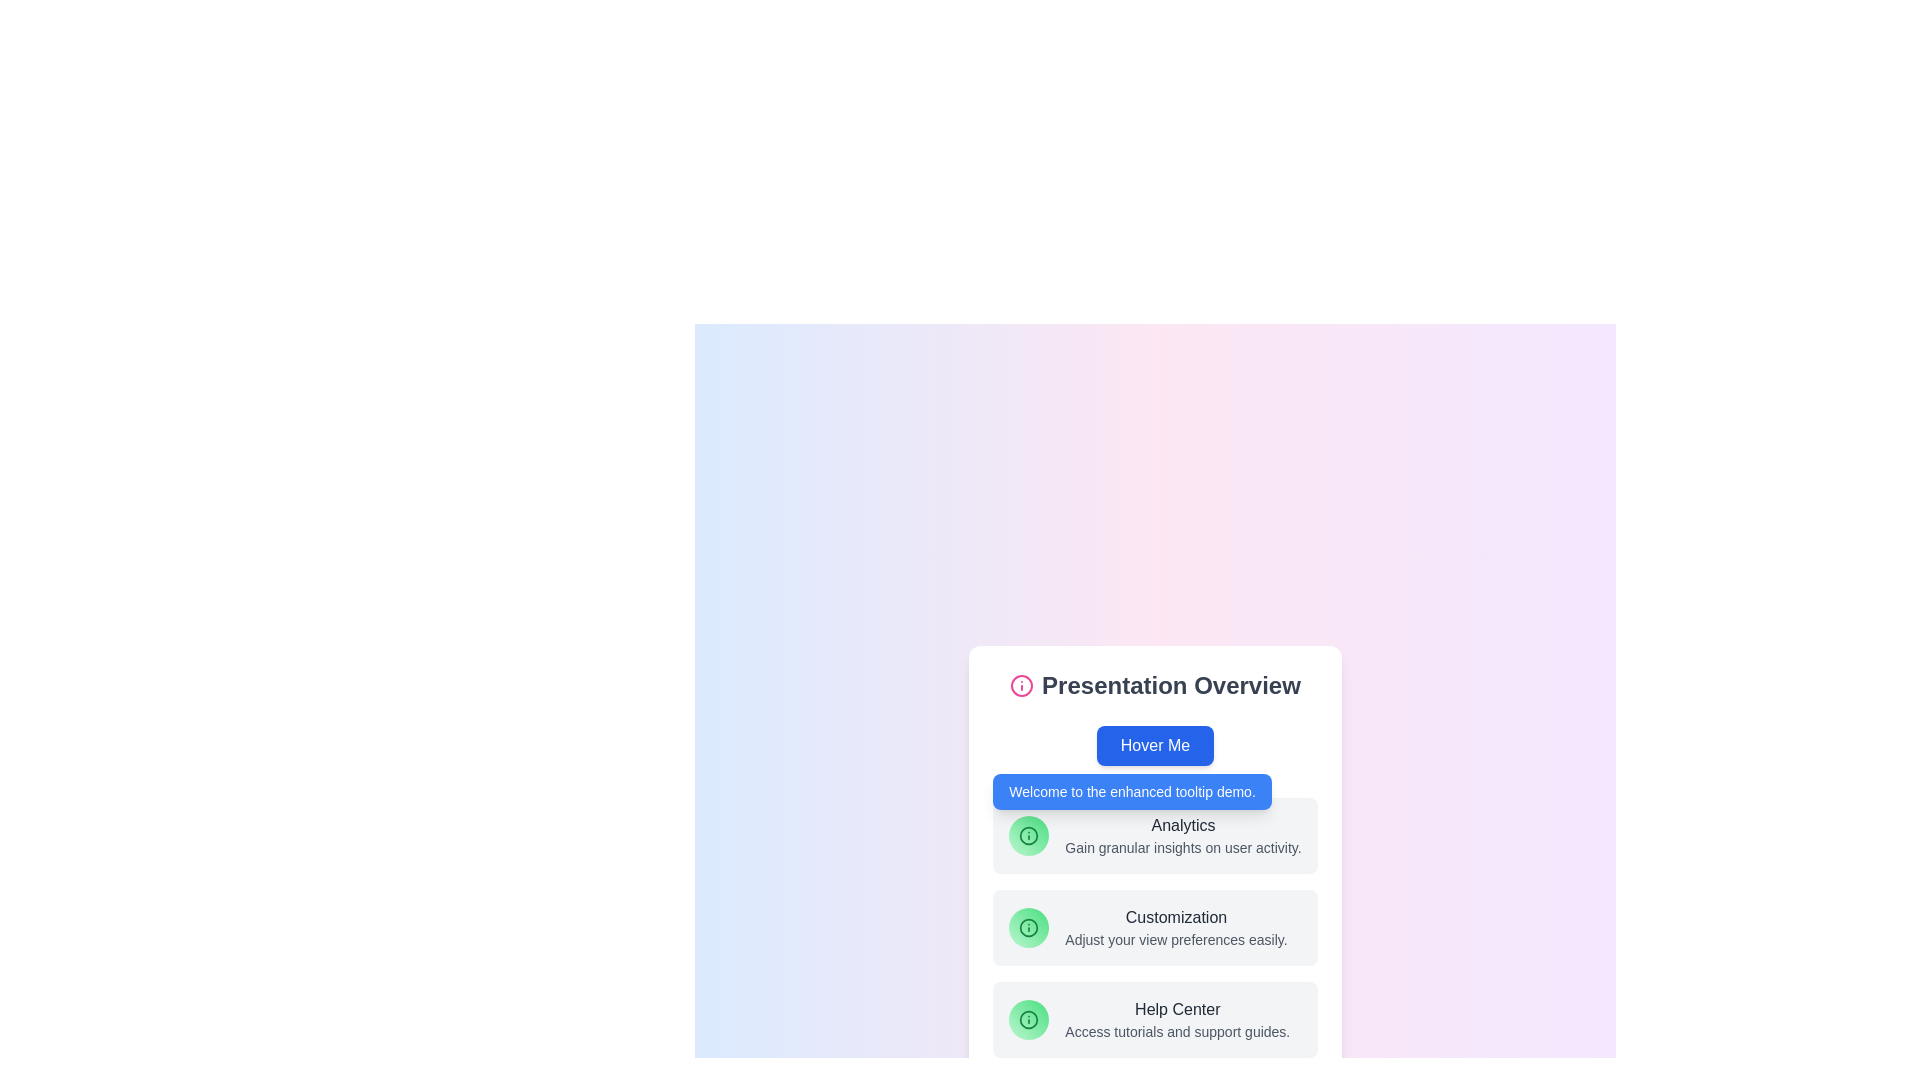 The width and height of the screenshot is (1920, 1080). Describe the element at coordinates (1176, 940) in the screenshot. I see `the additional information text element located below the 'Customization' header in the customization section, which is the second descriptive text in the vertical list of features` at that location.